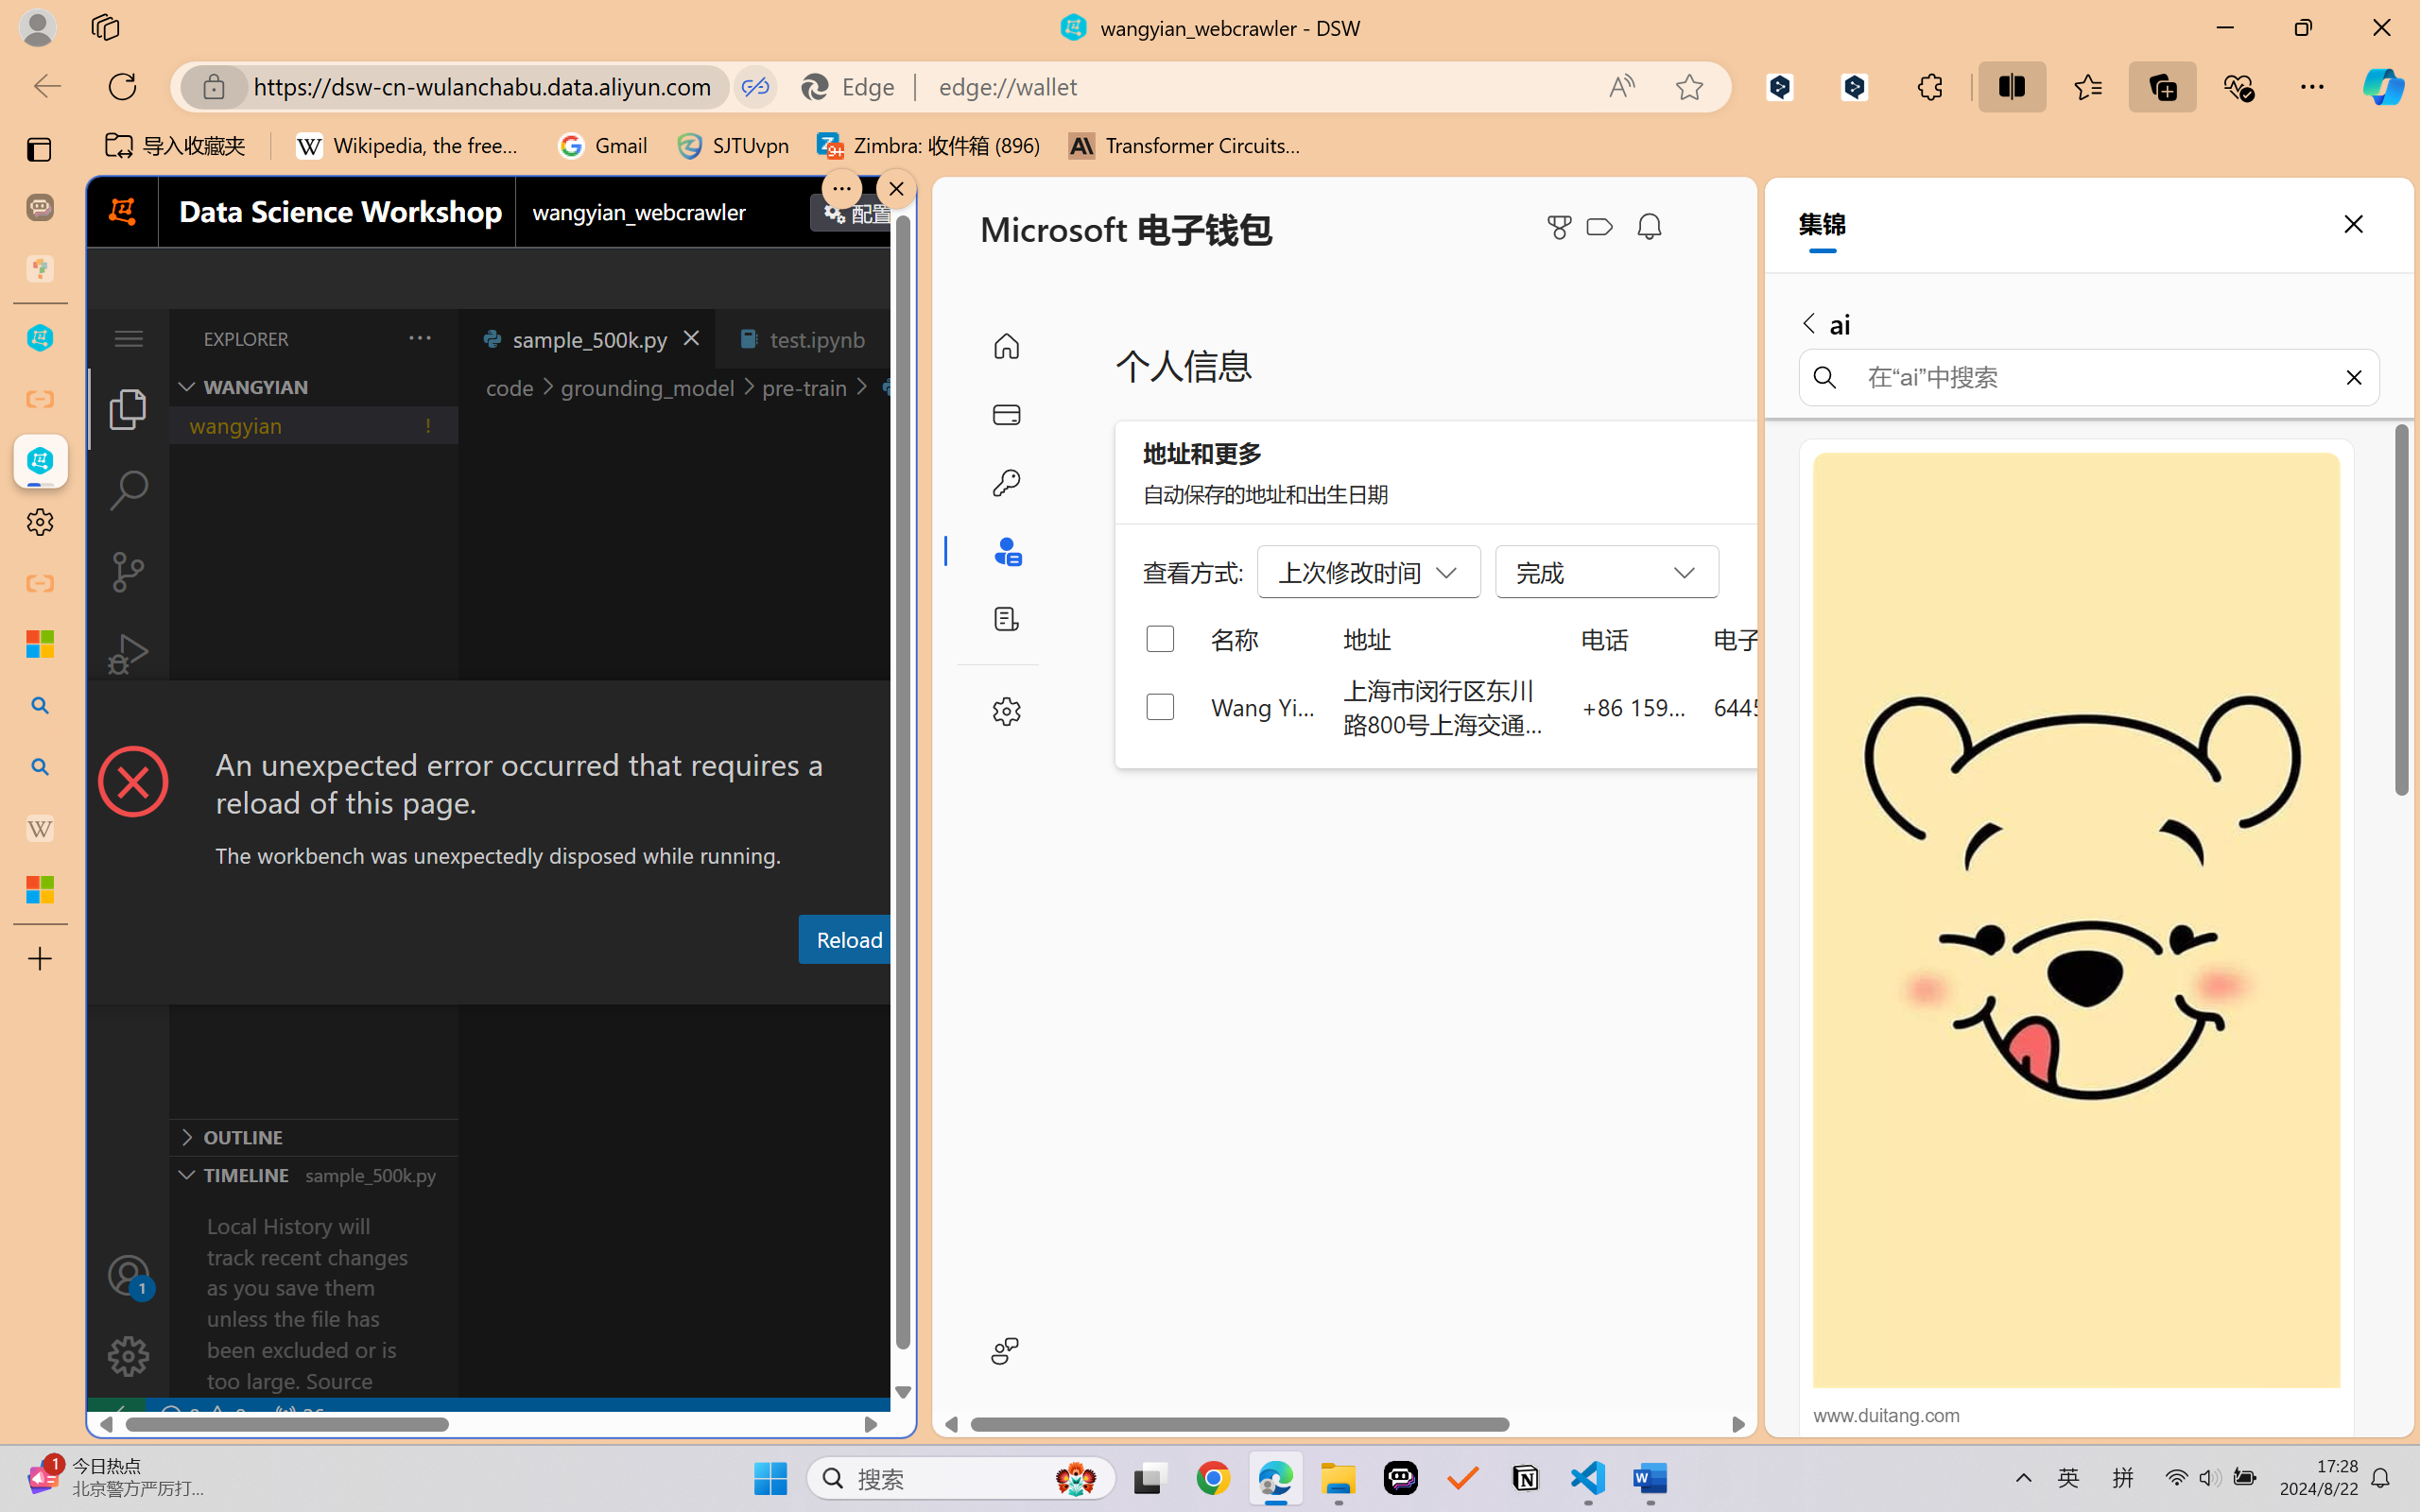 The width and height of the screenshot is (2420, 1512). I want to click on 'test.ipynb', so click(817, 337).